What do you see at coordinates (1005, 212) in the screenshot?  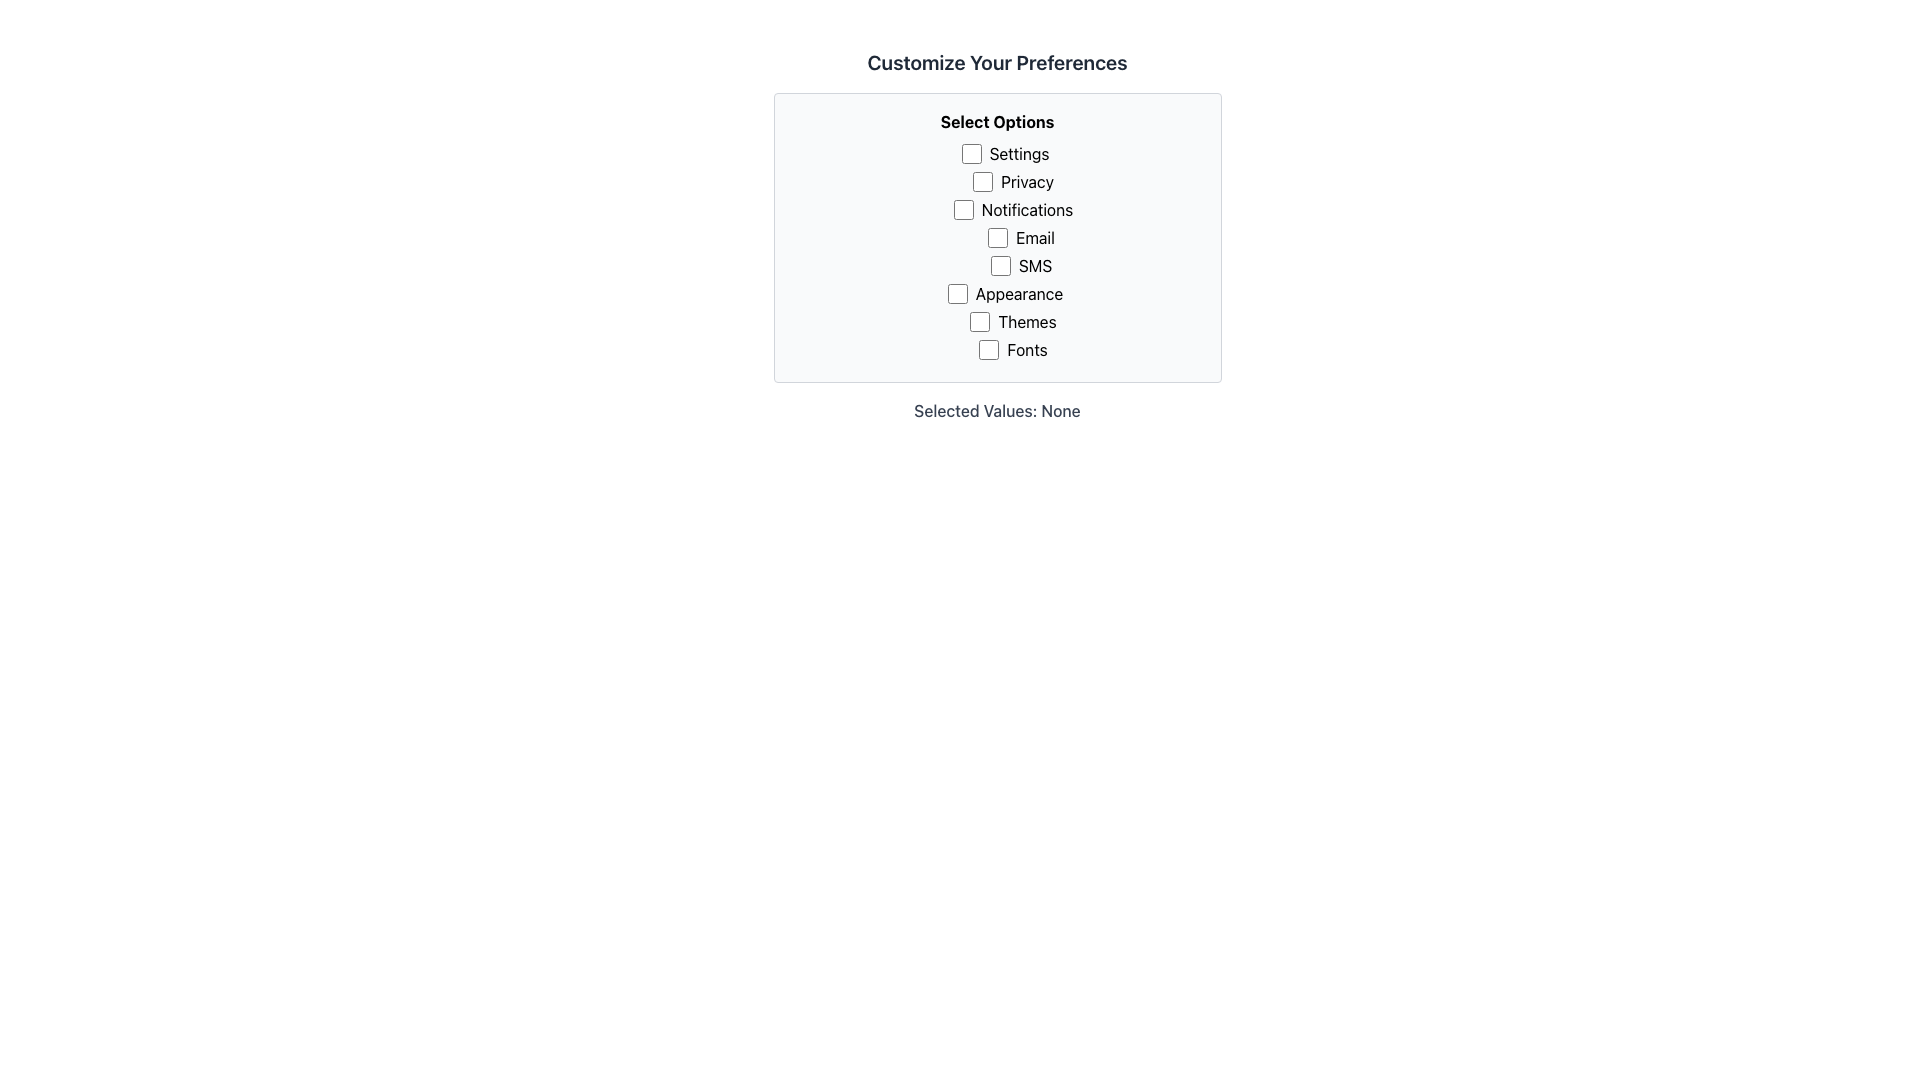 I see `the checkbox in the Interactive List with Checkboxes` at bounding box center [1005, 212].